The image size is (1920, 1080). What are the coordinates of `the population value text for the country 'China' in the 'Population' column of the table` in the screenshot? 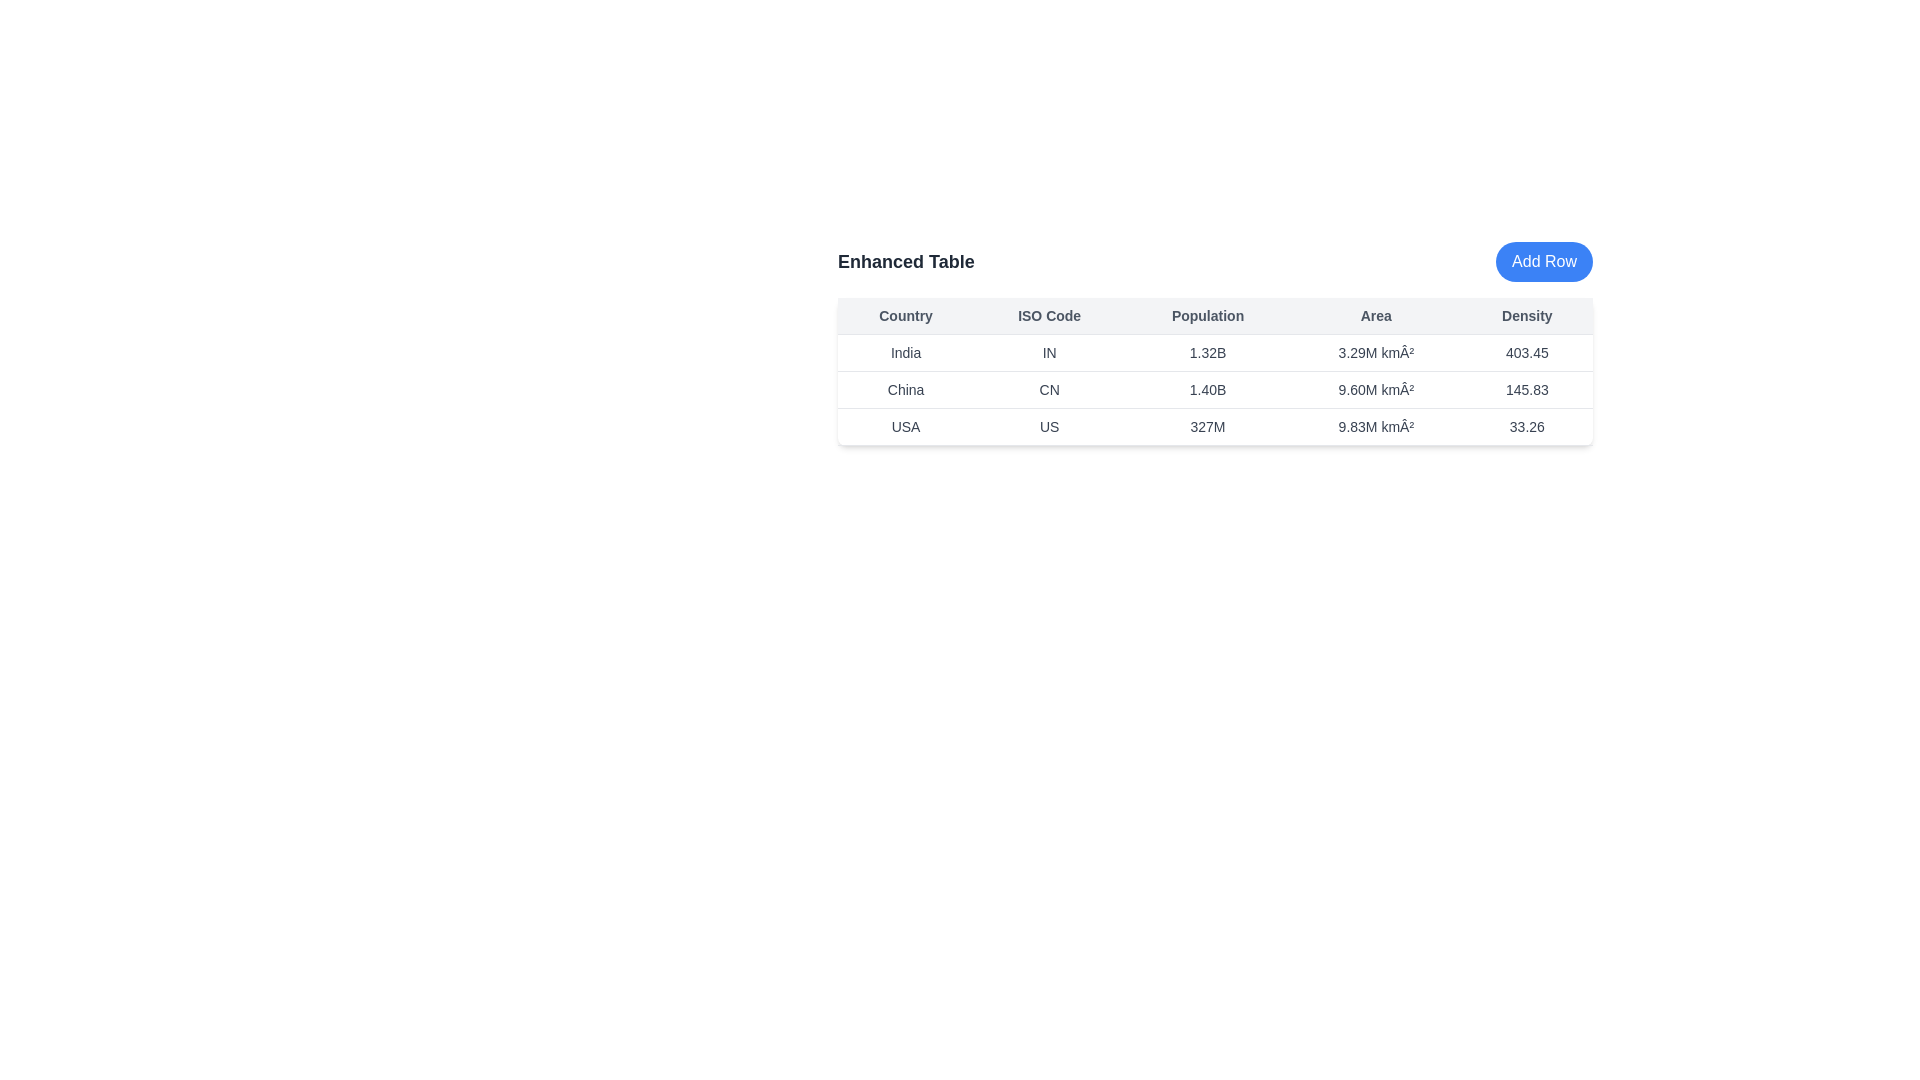 It's located at (1207, 389).